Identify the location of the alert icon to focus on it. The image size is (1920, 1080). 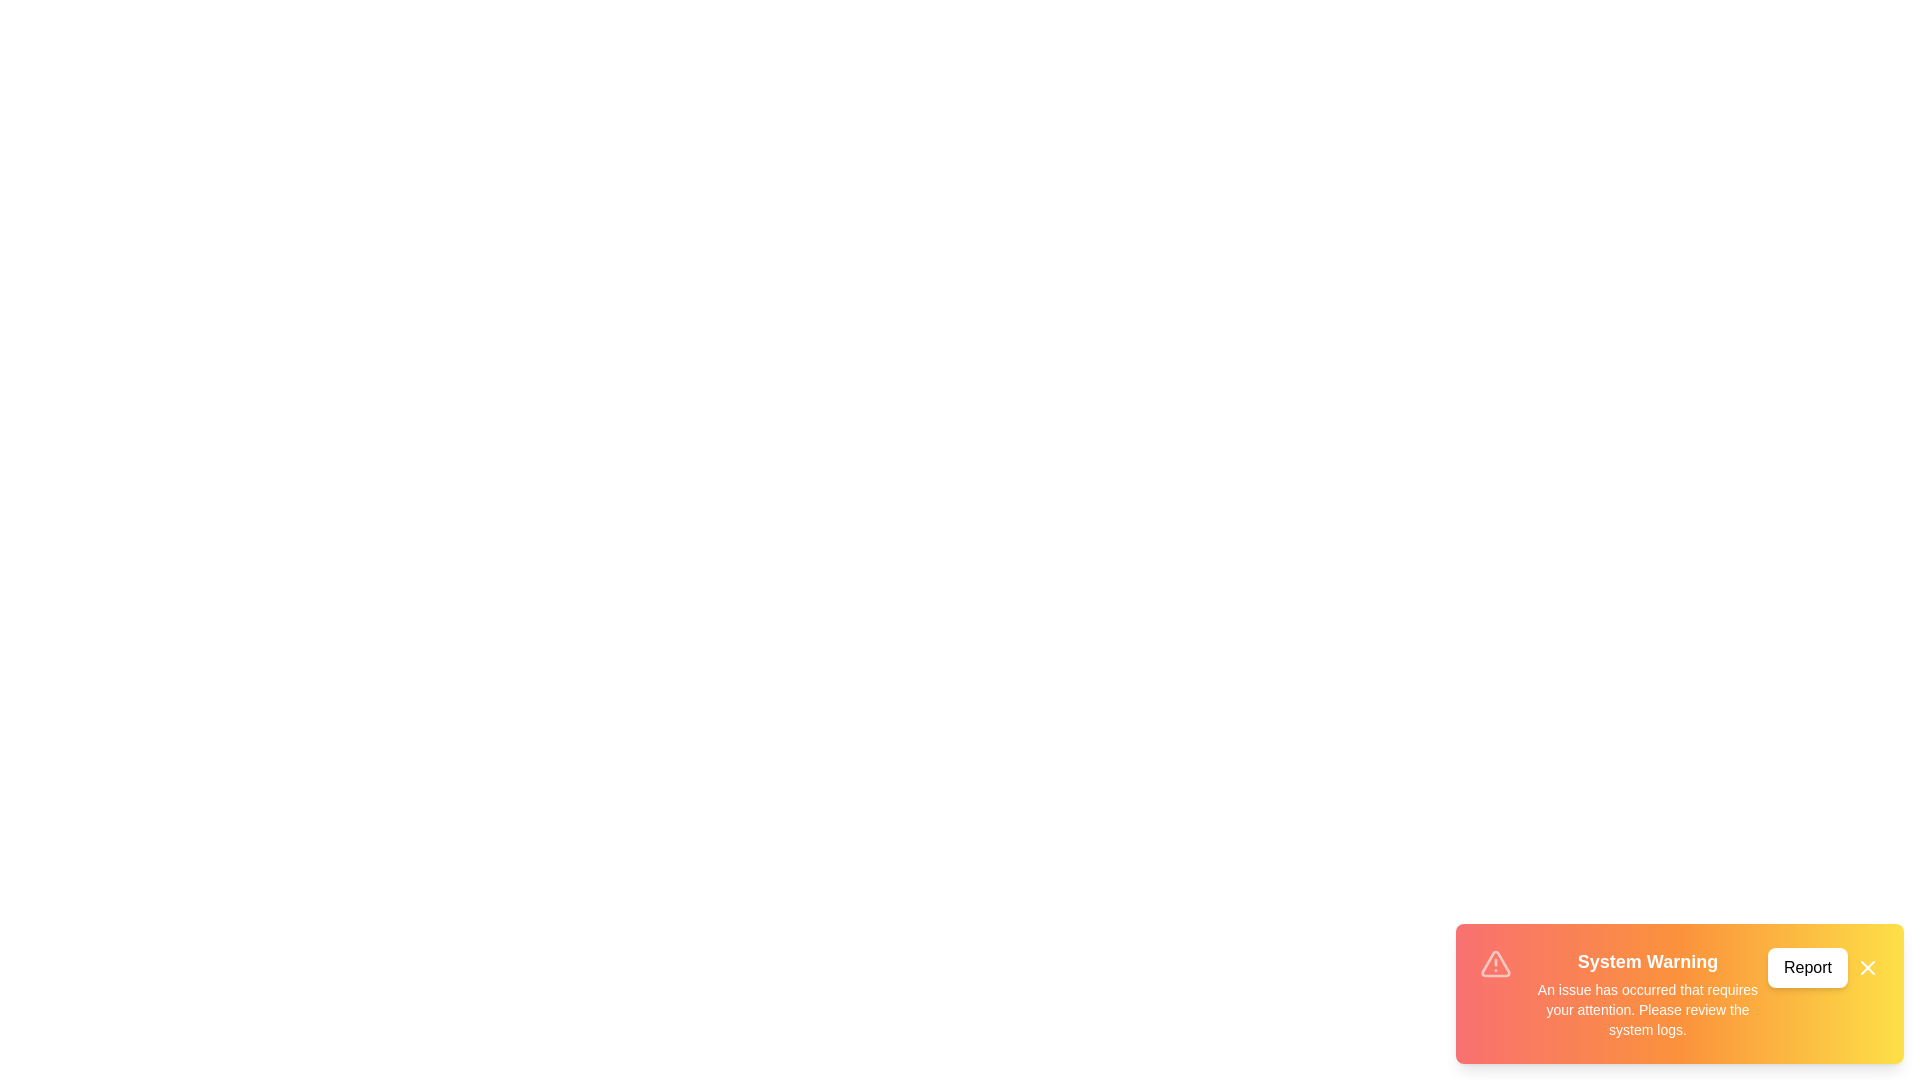
(1496, 963).